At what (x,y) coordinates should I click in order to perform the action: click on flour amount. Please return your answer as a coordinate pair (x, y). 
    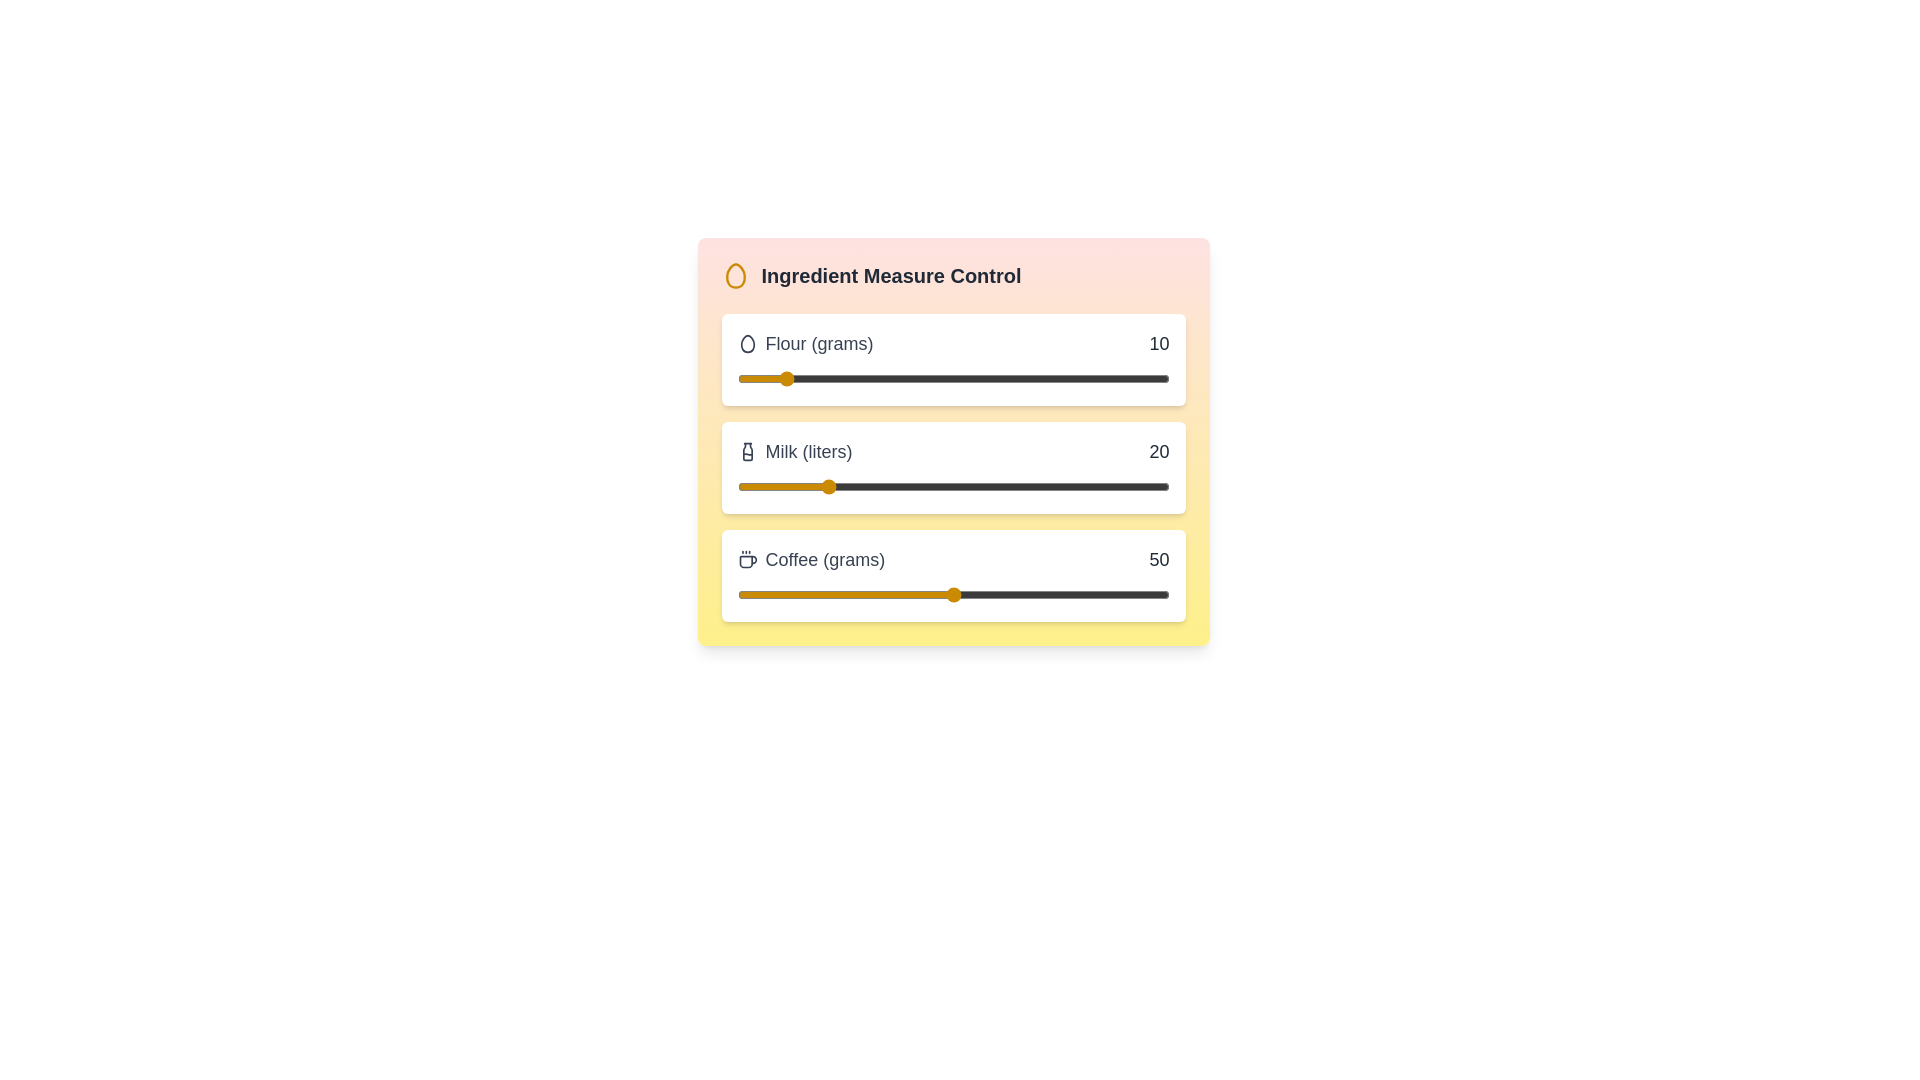
    Looking at the image, I should click on (922, 378).